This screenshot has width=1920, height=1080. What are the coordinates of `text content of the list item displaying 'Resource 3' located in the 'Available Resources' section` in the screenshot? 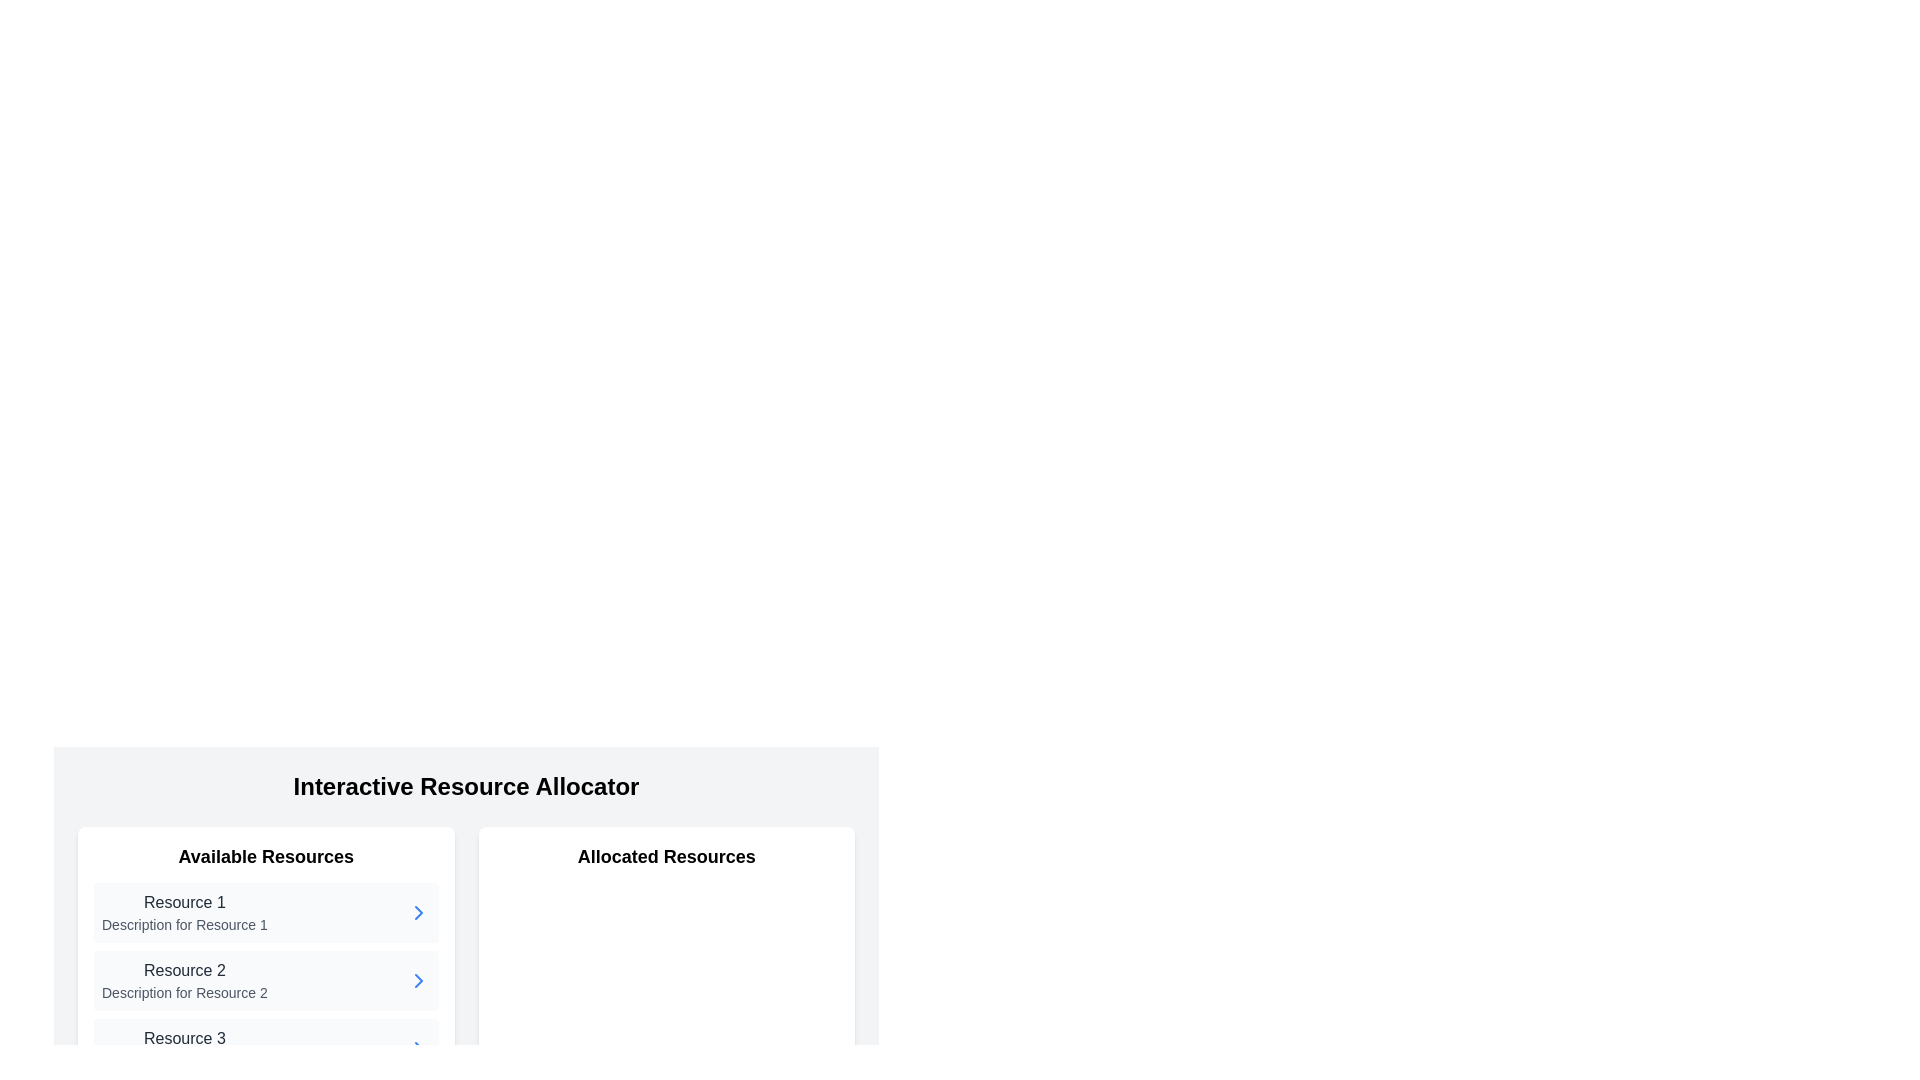 It's located at (184, 1048).